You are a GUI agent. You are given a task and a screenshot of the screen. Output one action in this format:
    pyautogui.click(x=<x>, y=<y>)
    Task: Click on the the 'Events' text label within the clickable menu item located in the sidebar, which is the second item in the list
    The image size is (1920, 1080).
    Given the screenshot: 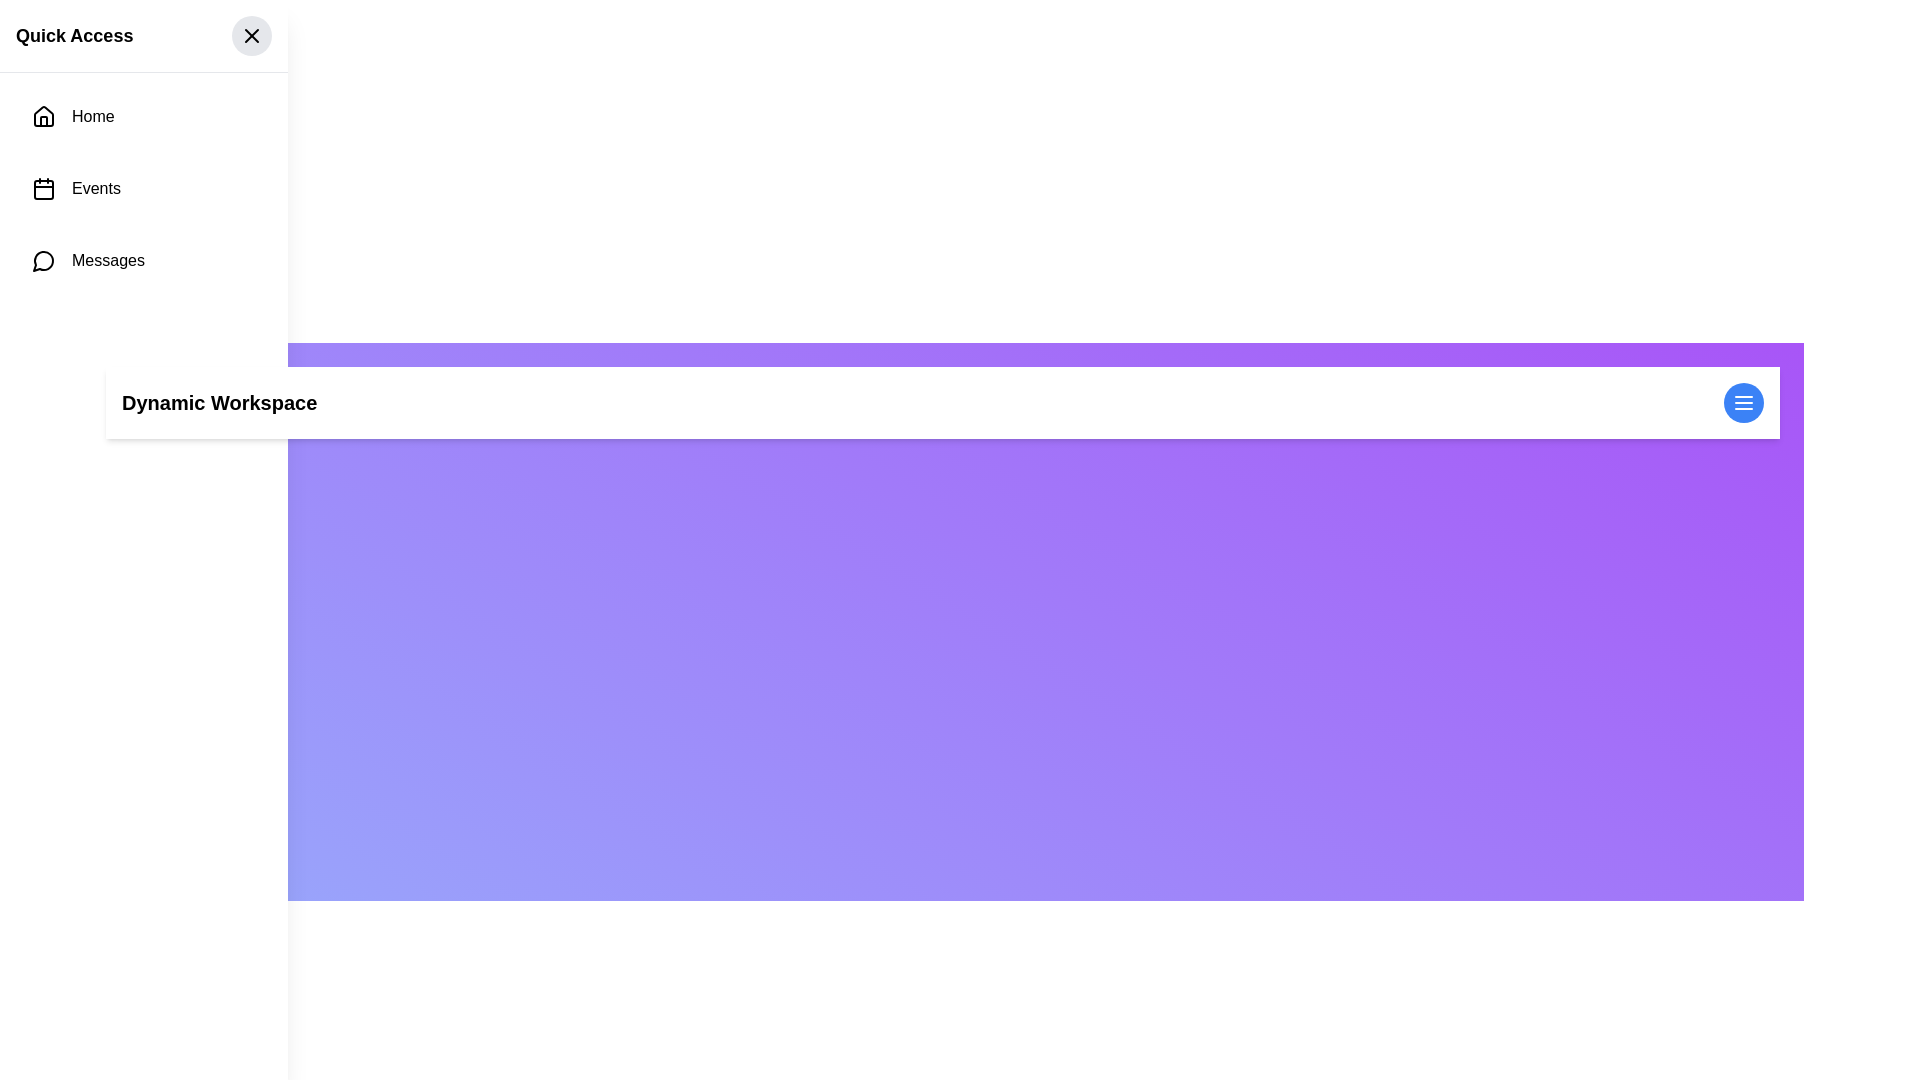 What is the action you would take?
    pyautogui.click(x=95, y=189)
    